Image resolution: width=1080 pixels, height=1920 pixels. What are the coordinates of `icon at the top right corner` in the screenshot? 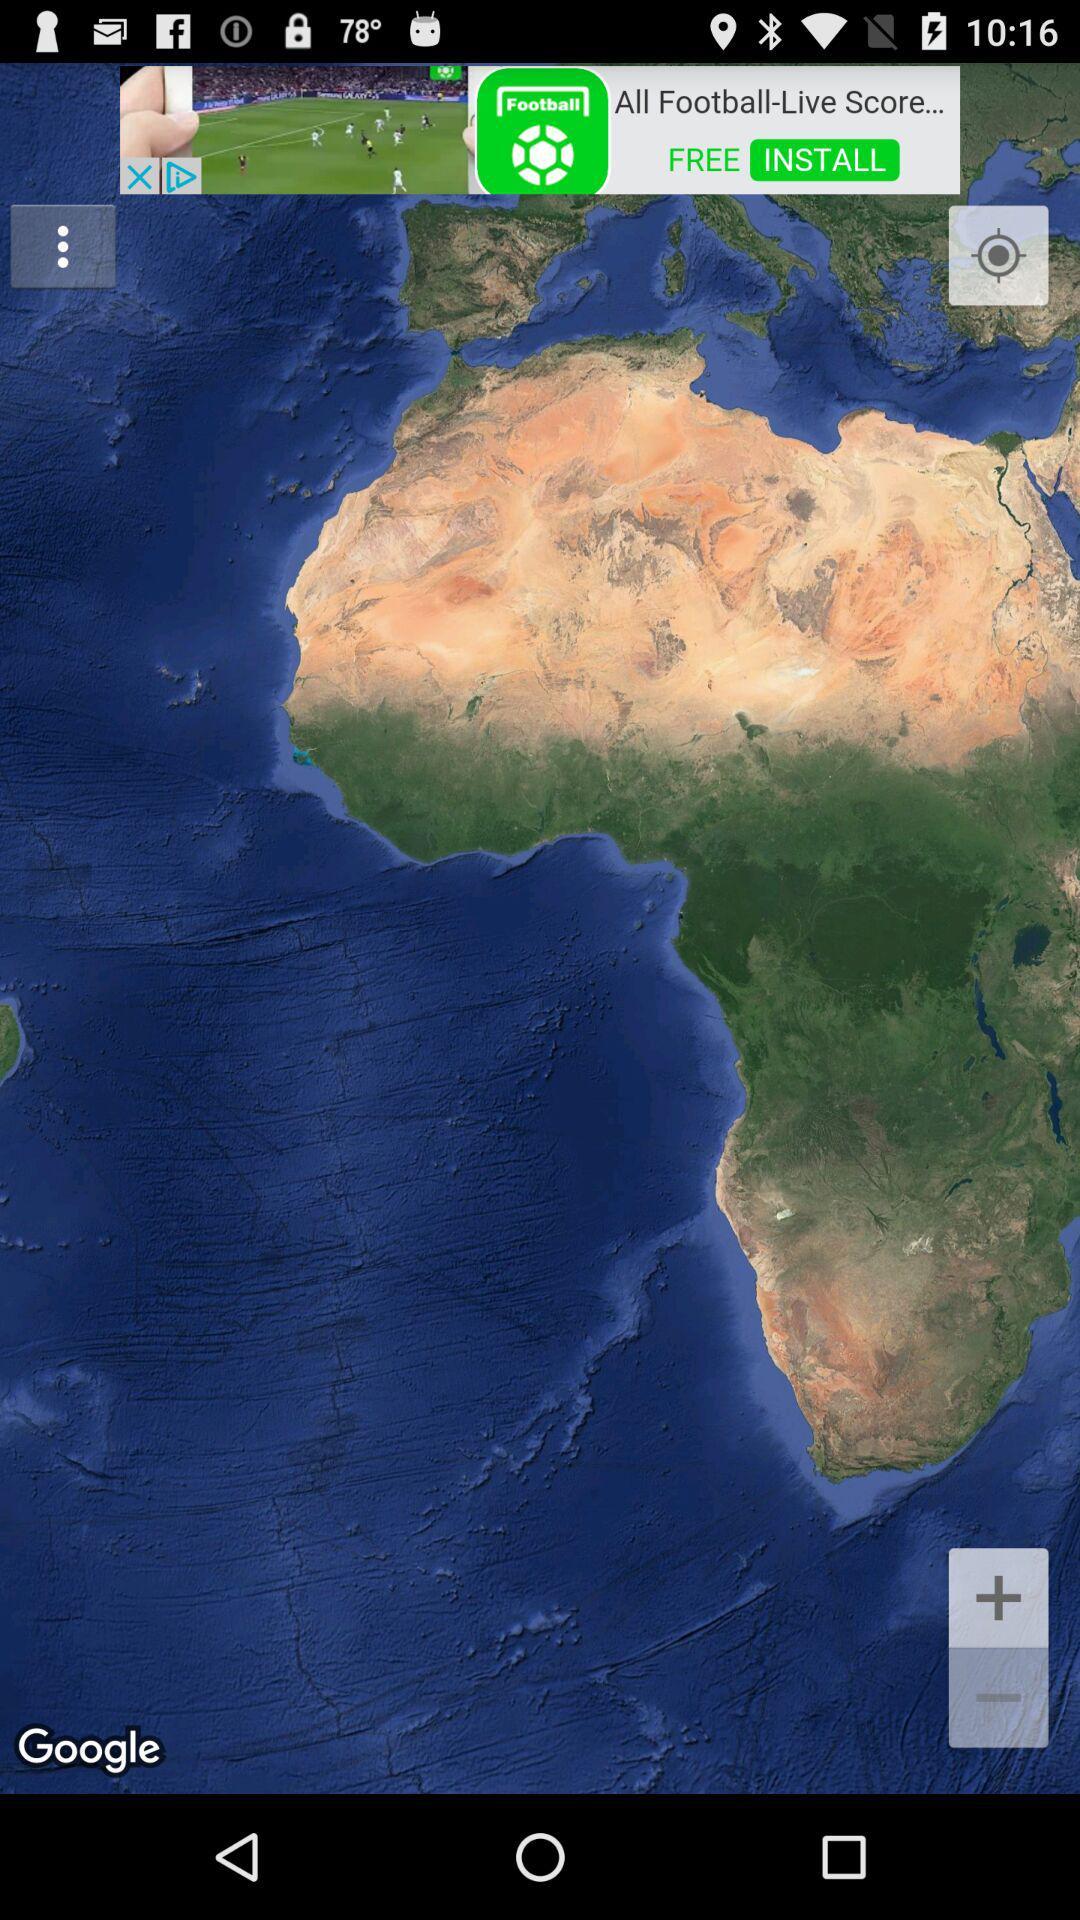 It's located at (998, 255).